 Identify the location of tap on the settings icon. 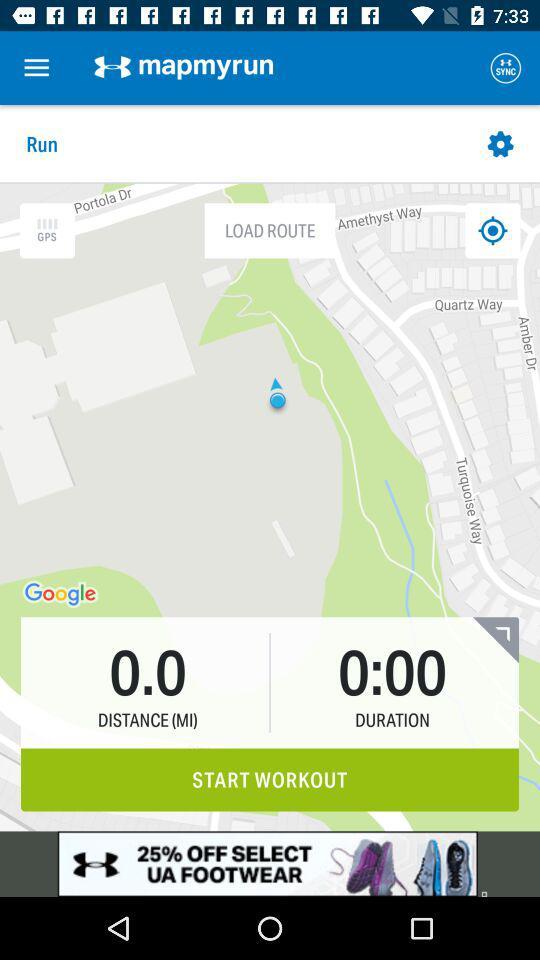
(500, 143).